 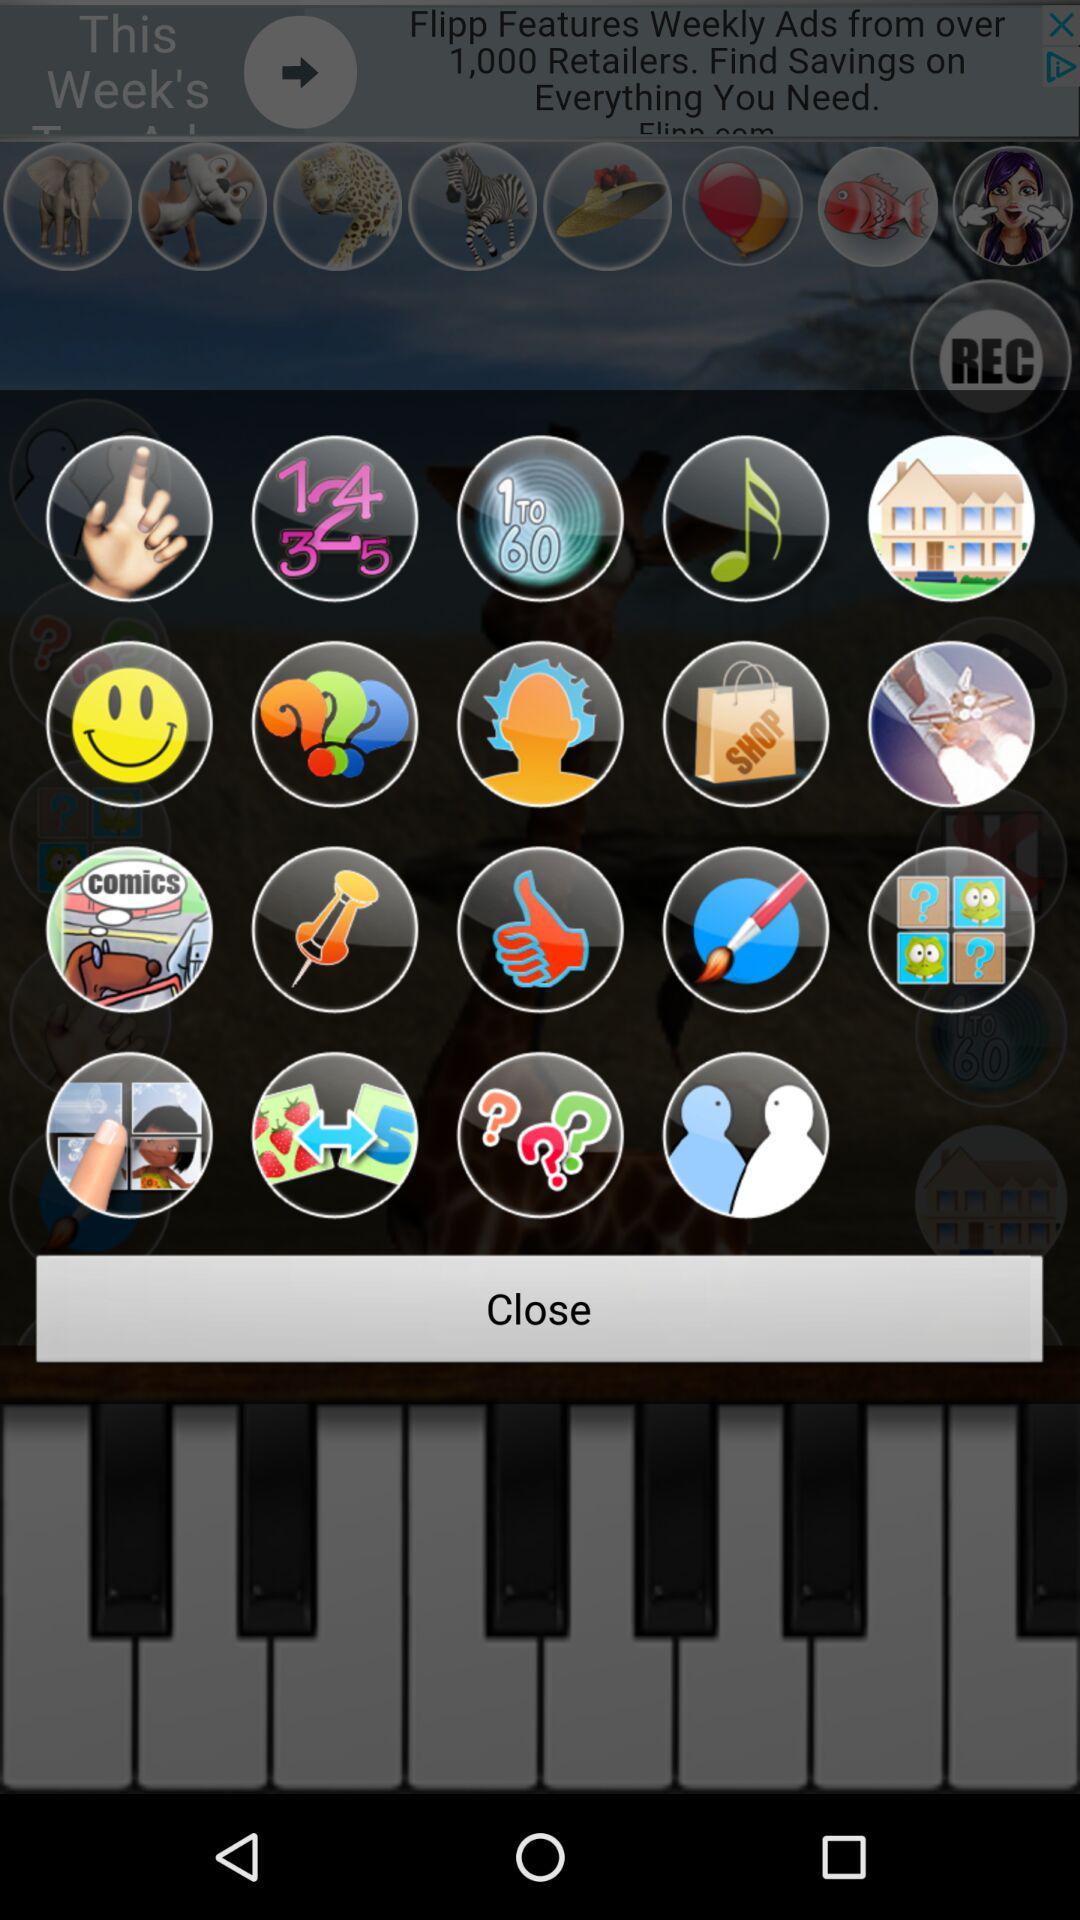 What do you see at coordinates (540, 518) in the screenshot?
I see `the emoji` at bounding box center [540, 518].